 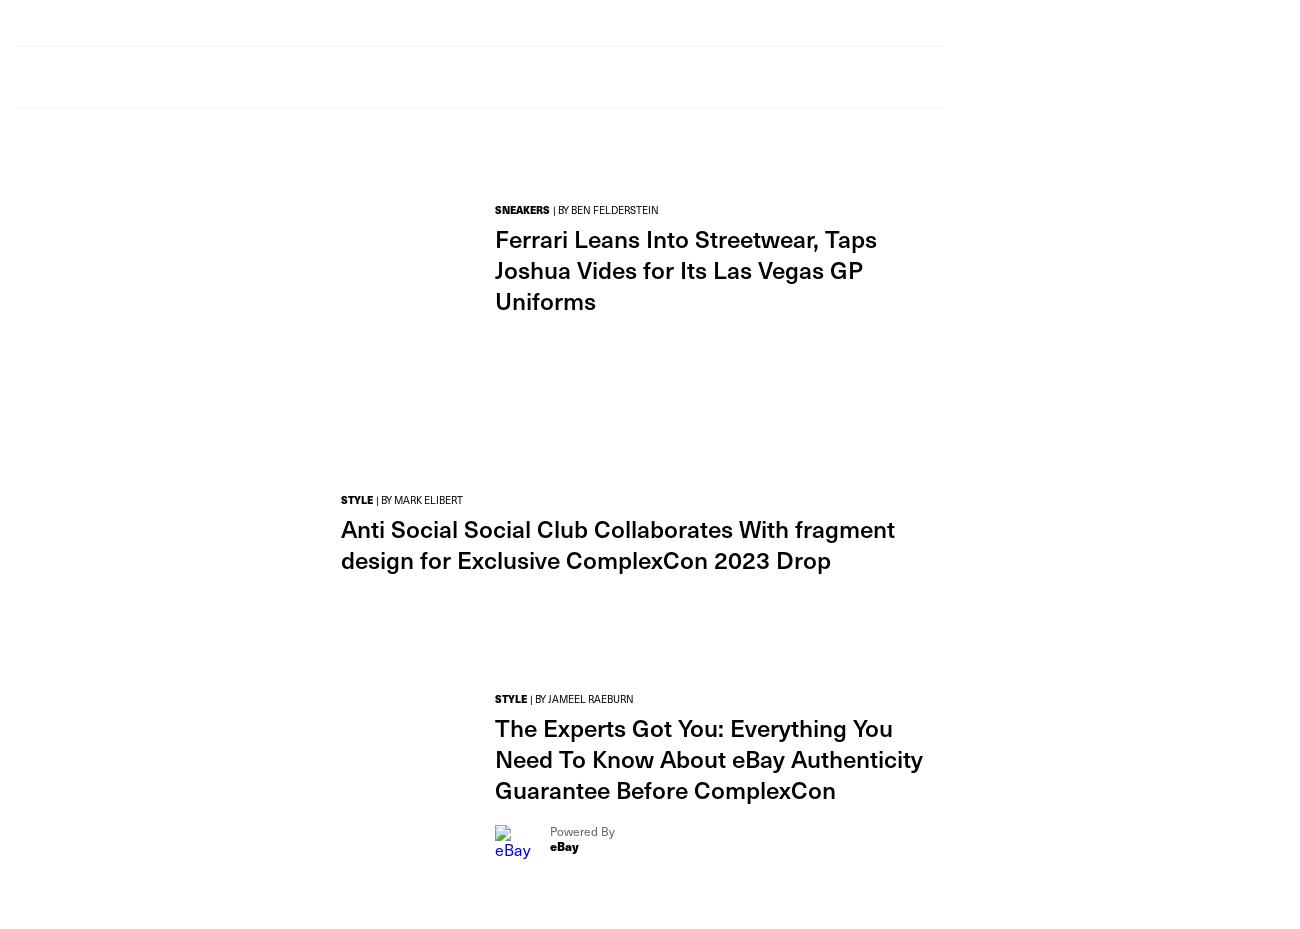 What do you see at coordinates (685, 268) in the screenshot?
I see `'Ferrari Leans Into Streetwear, Taps Joshua Vides for Its Las Vegas GP Uniforms'` at bounding box center [685, 268].